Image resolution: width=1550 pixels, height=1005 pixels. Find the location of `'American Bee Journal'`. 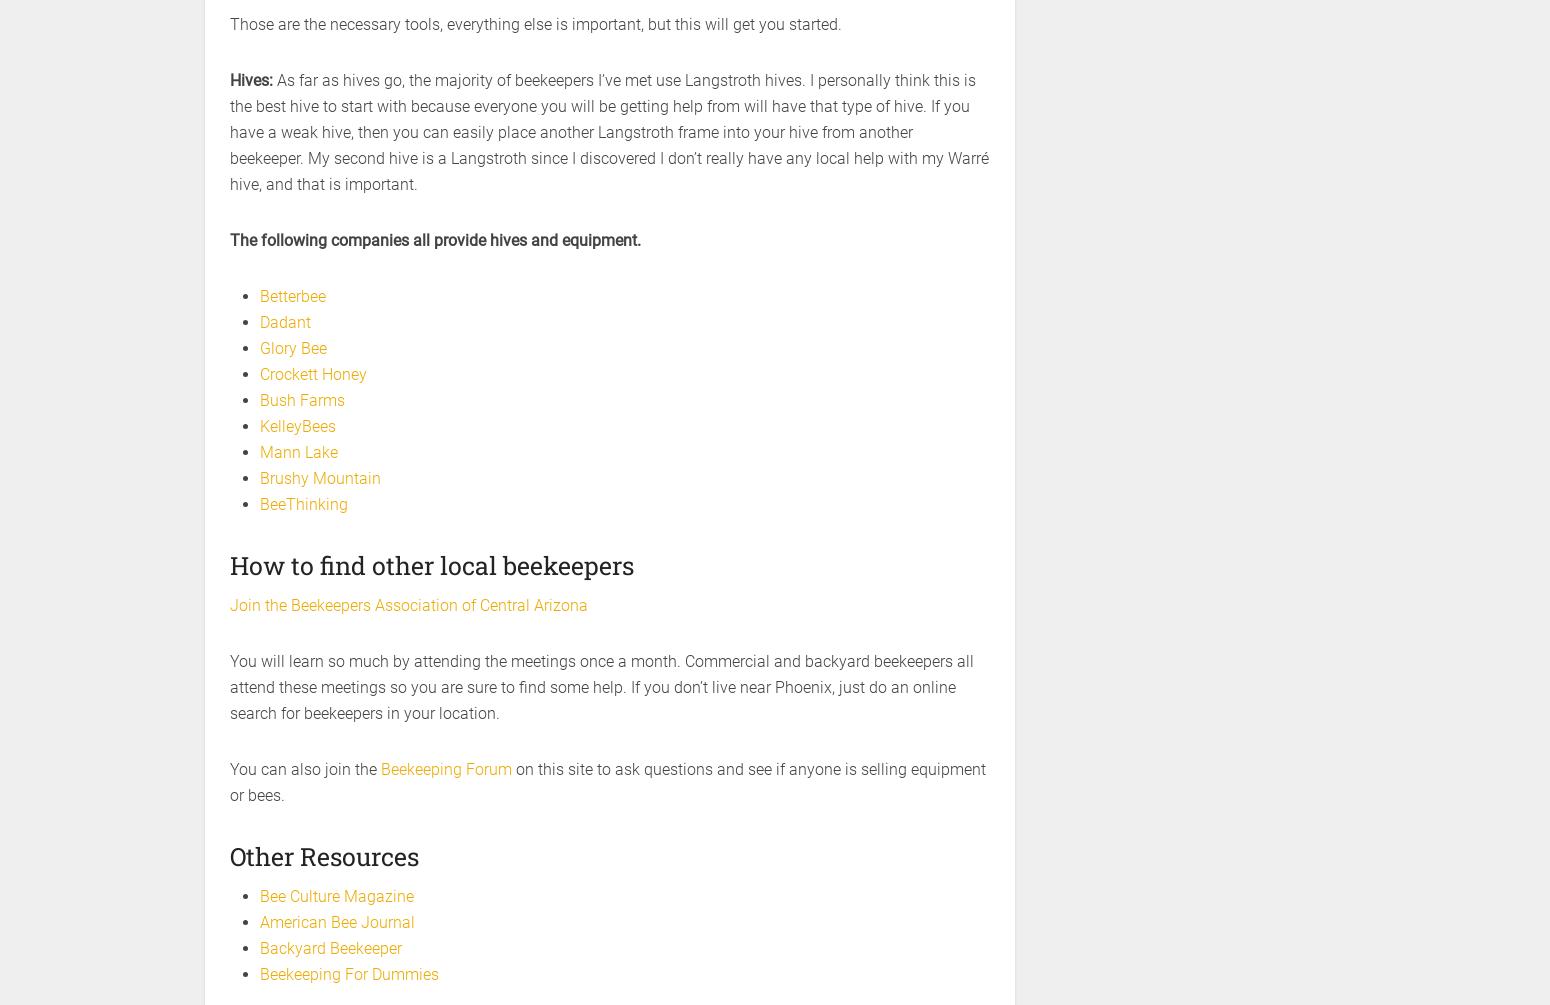

'American Bee Journal' is located at coordinates (259, 921).